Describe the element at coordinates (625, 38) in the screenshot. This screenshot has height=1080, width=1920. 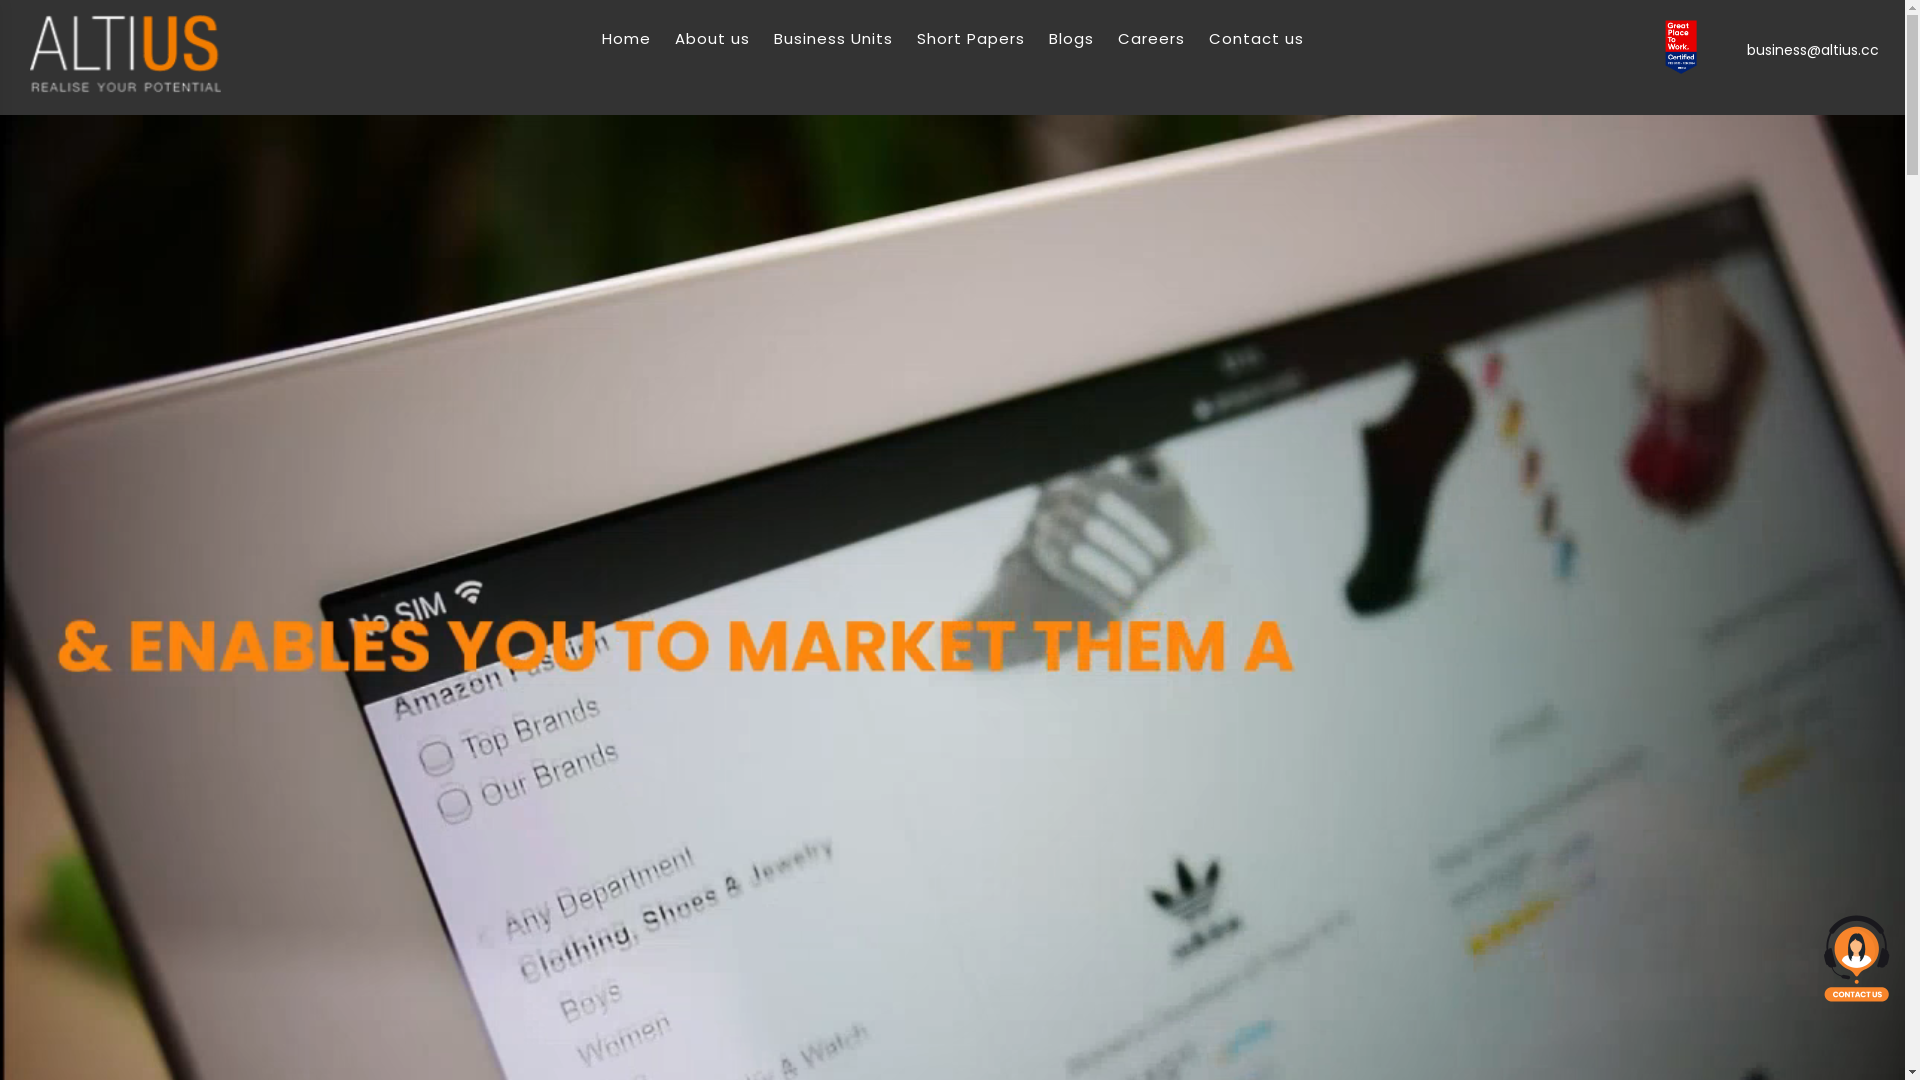
I see `'Home'` at that location.